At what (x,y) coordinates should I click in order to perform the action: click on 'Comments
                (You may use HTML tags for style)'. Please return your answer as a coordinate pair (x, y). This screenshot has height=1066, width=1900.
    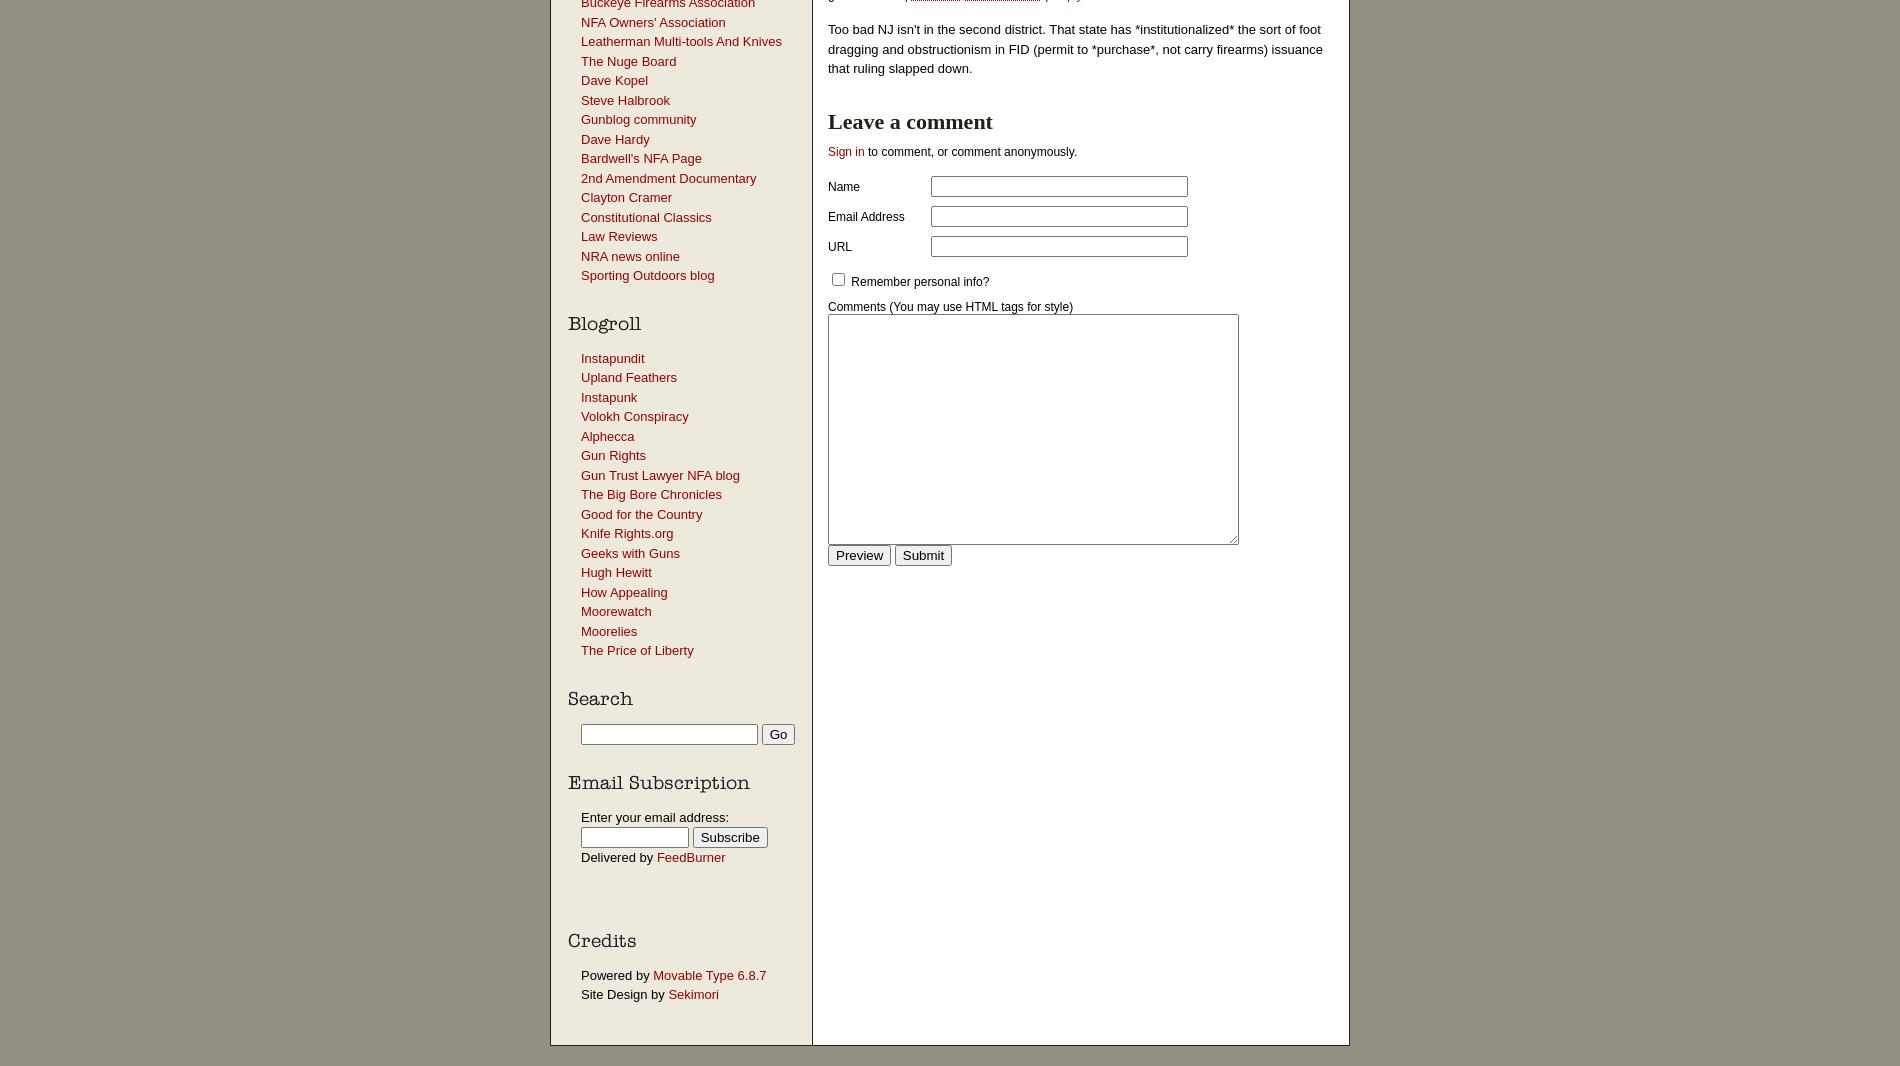
    Looking at the image, I should click on (950, 306).